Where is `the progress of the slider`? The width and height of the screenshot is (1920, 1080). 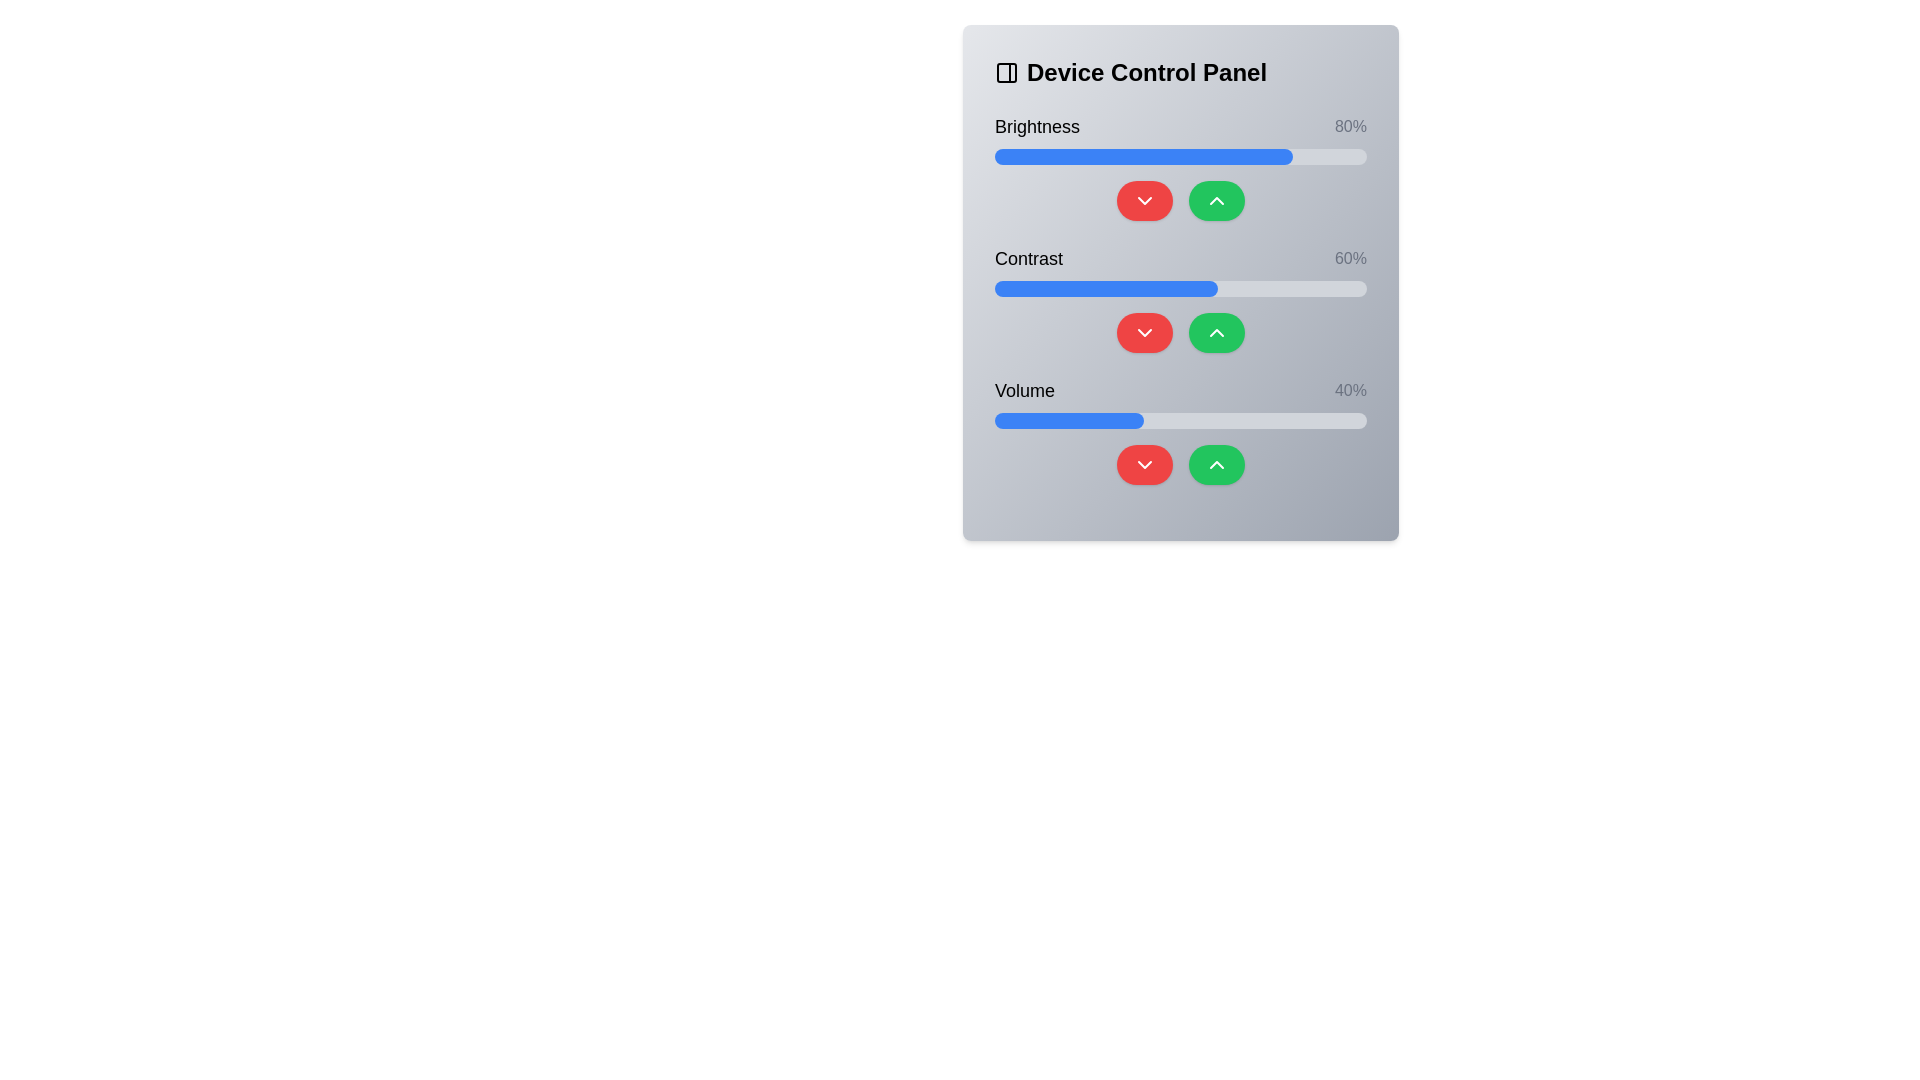
the progress of the slider is located at coordinates (1340, 419).